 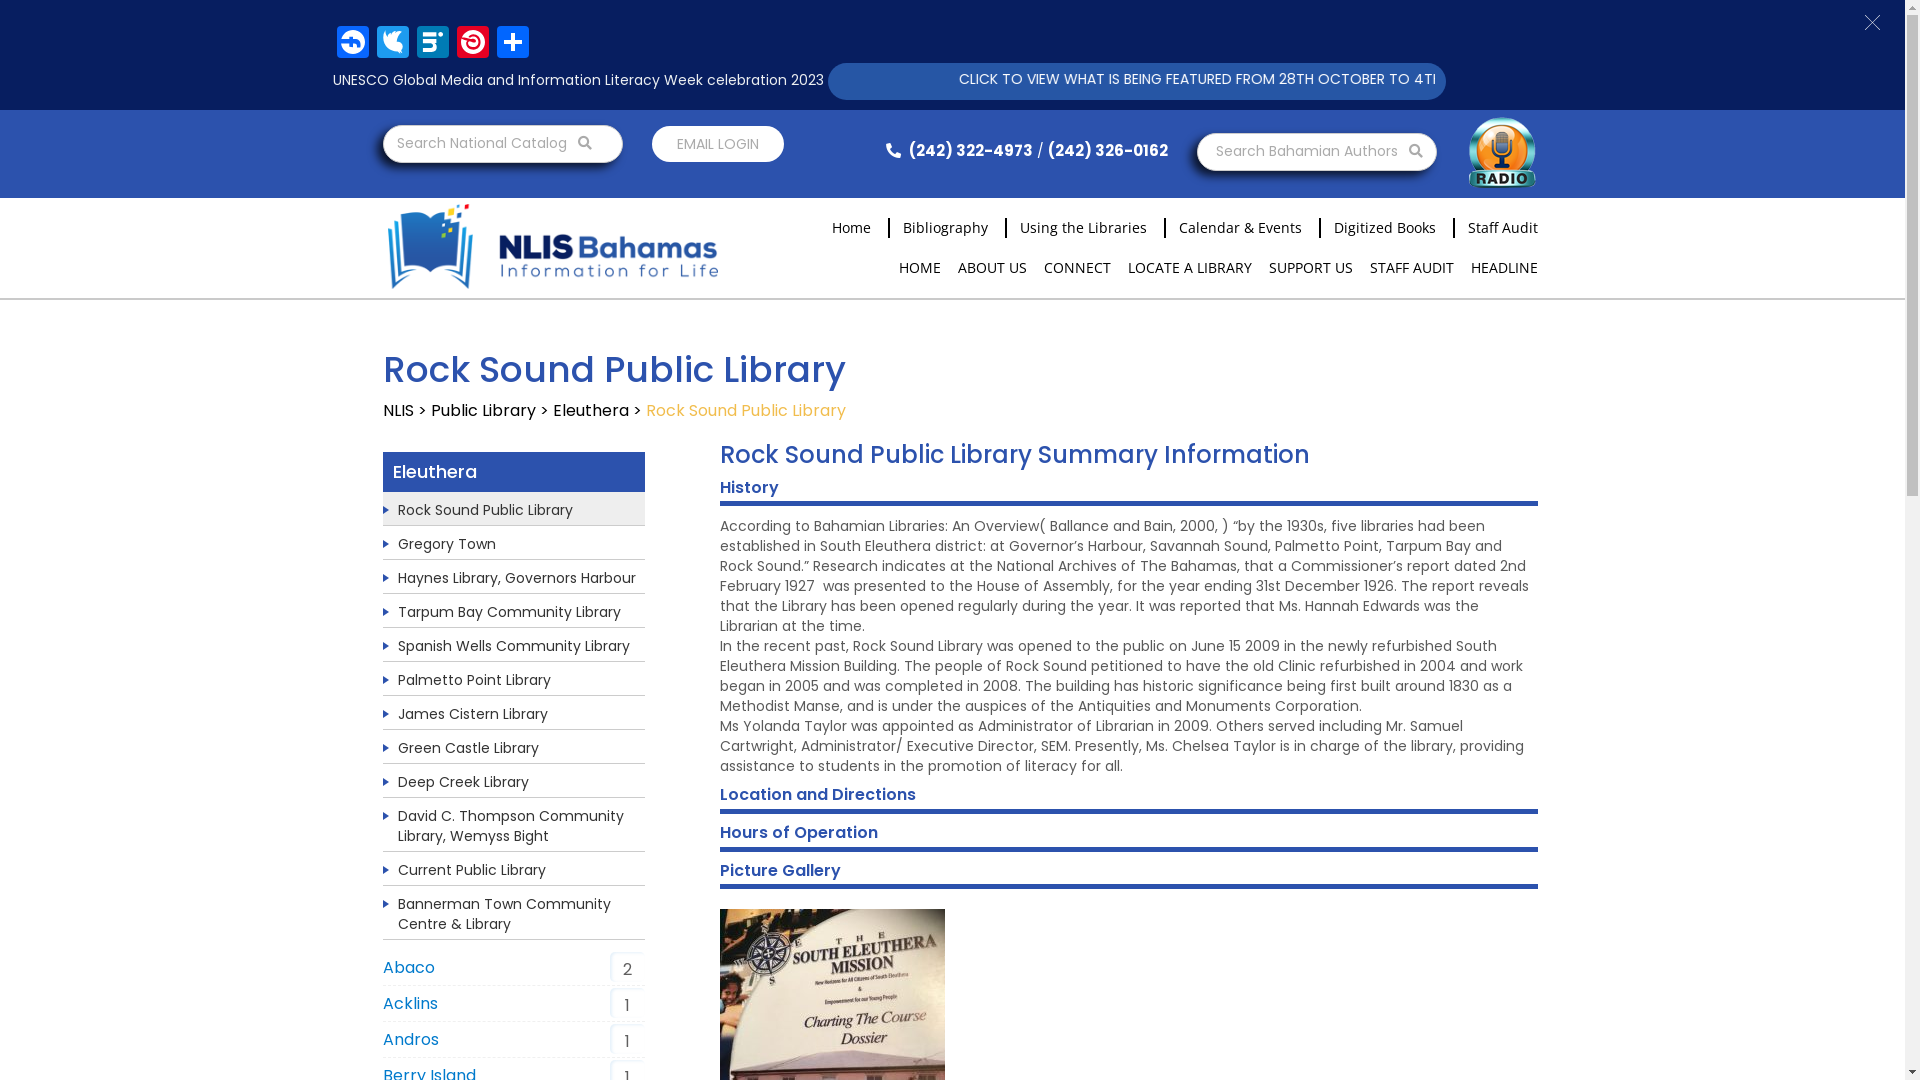 What do you see at coordinates (1074, 226) in the screenshot?
I see `'Using the Libraries'` at bounding box center [1074, 226].